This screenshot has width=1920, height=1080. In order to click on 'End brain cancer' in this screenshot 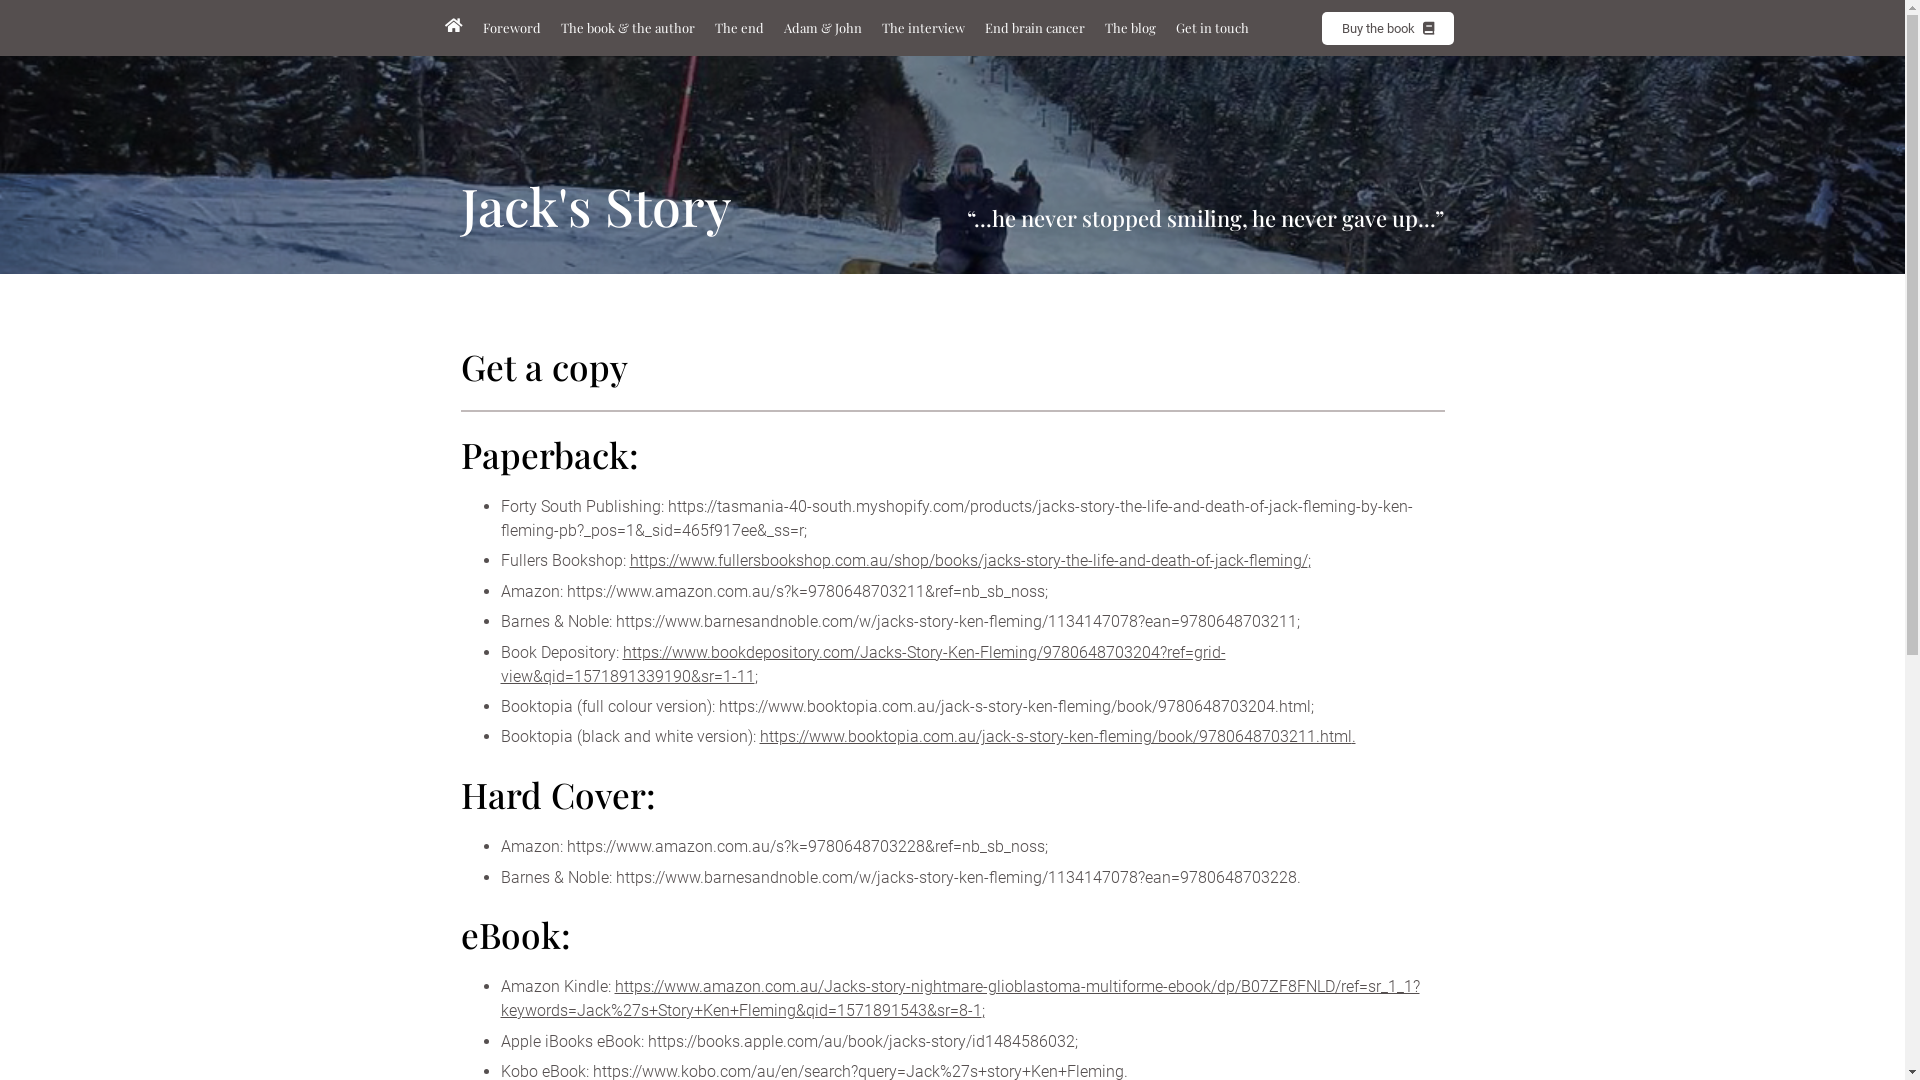, I will do `click(1033, 27)`.